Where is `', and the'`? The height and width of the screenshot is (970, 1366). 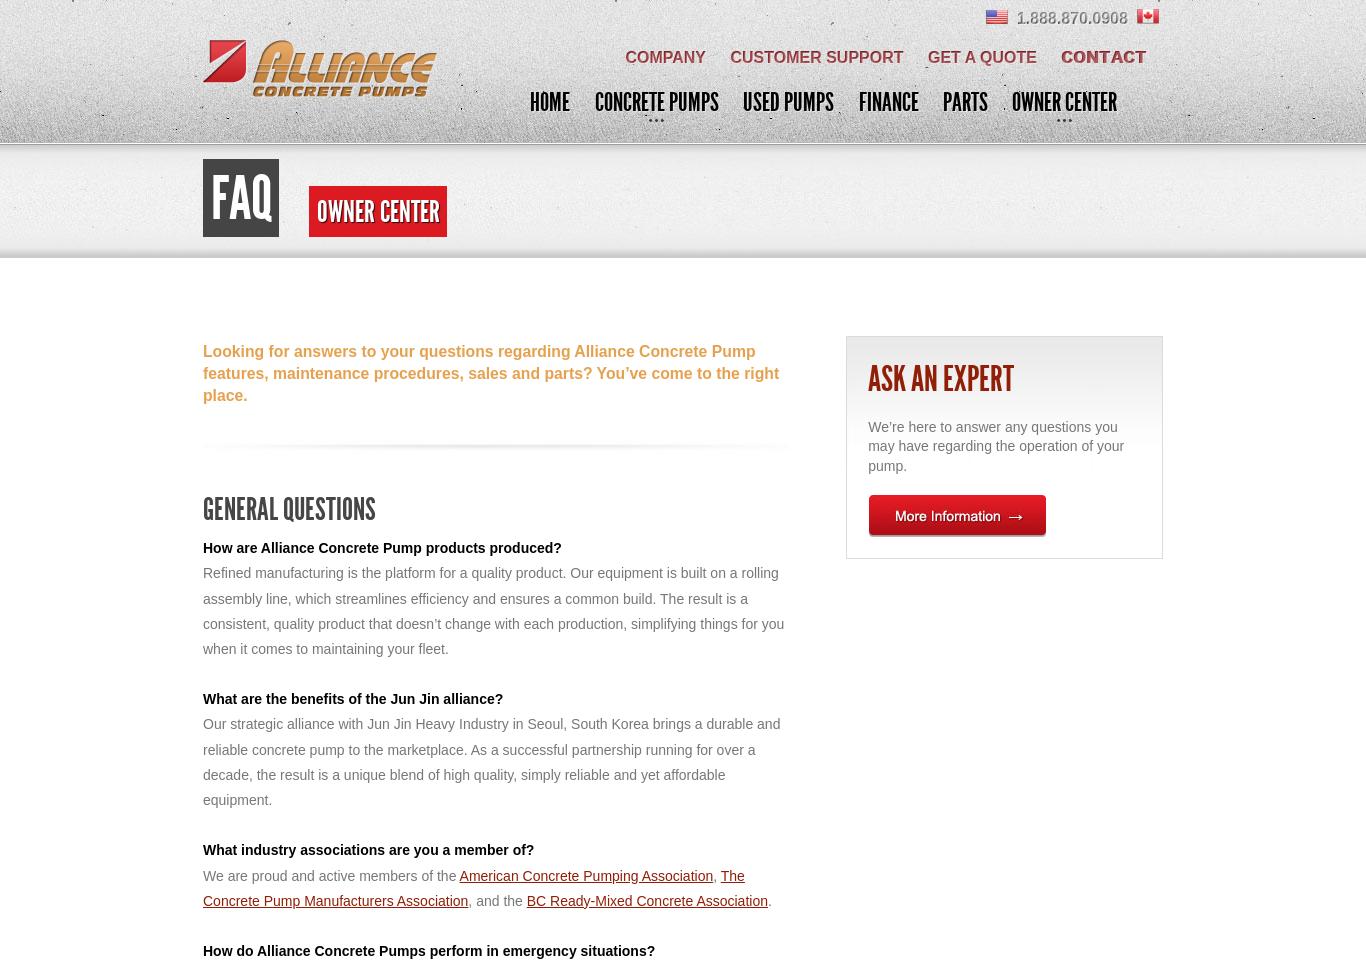
', and the' is located at coordinates (496, 899).